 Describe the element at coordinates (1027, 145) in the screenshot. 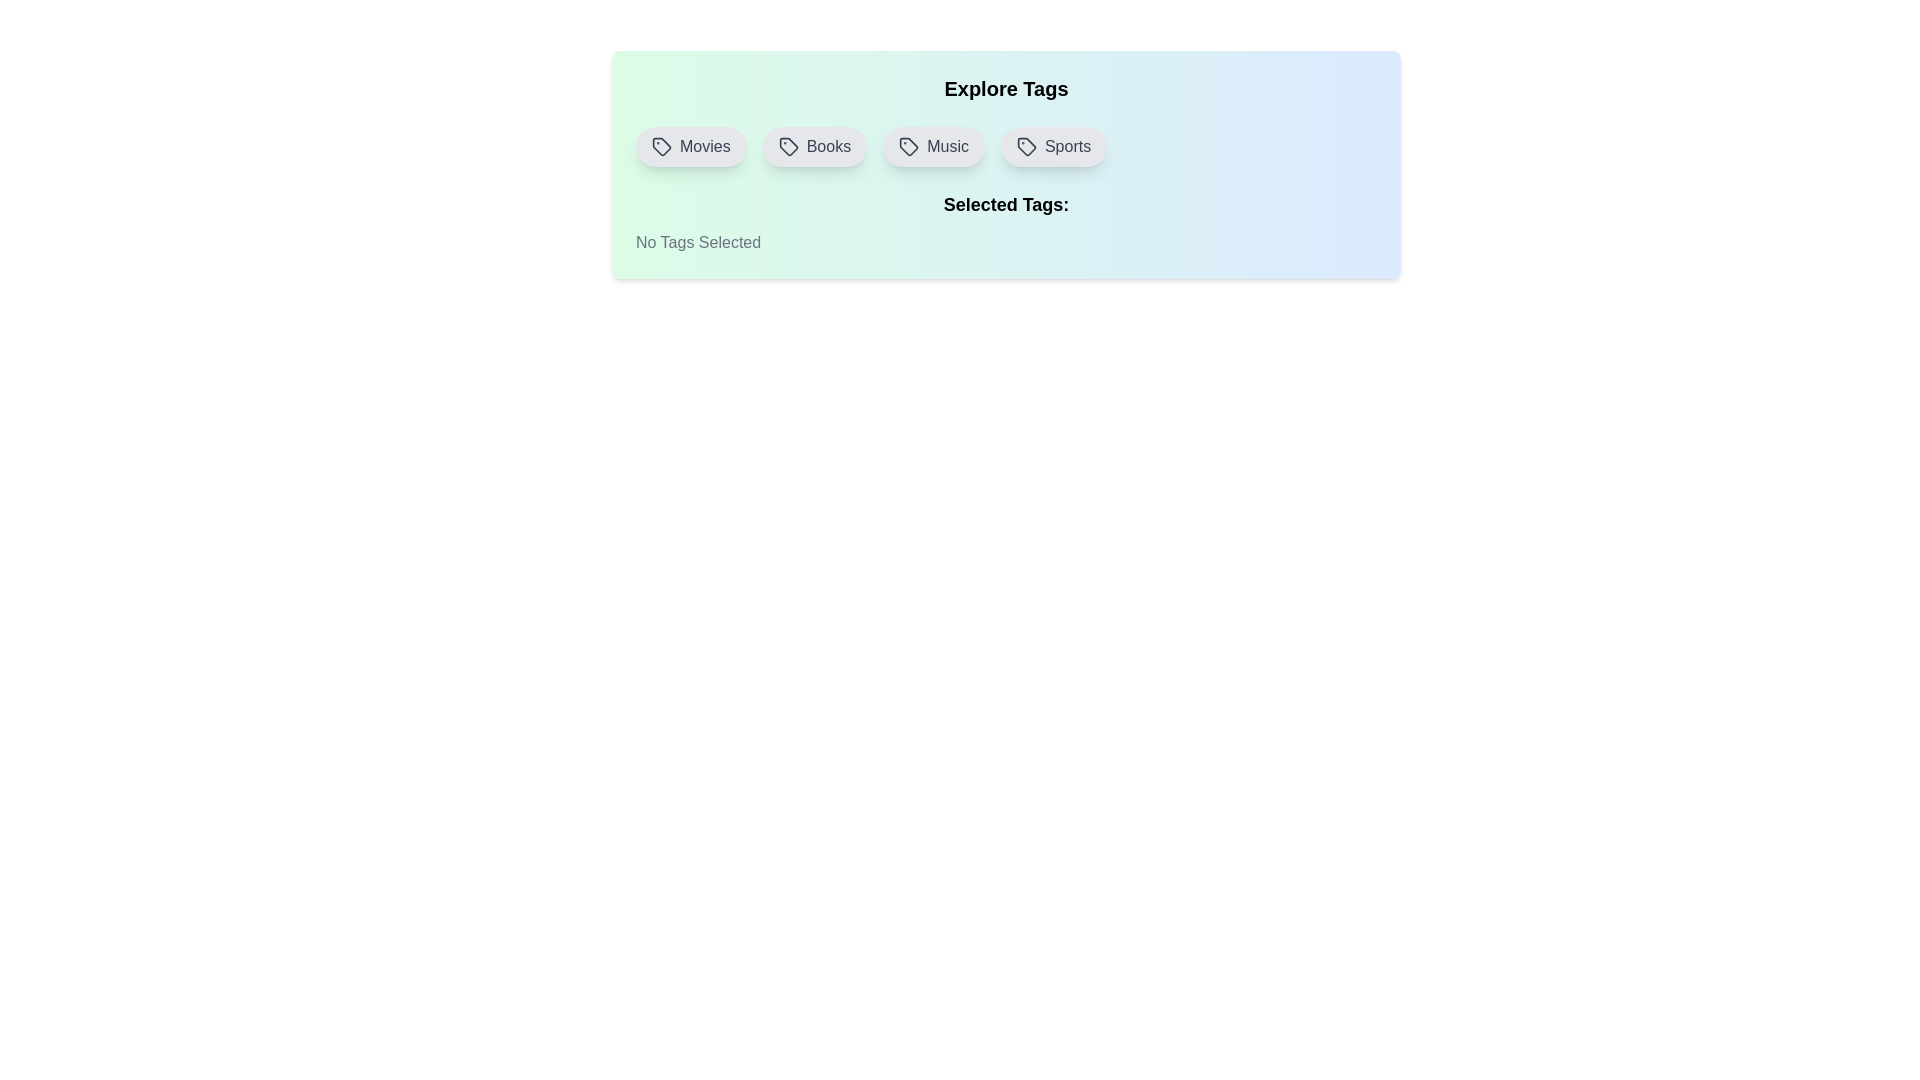

I see `the tag icon located in the 'Explore Tags' section, which represents the 'Sports' category` at that location.